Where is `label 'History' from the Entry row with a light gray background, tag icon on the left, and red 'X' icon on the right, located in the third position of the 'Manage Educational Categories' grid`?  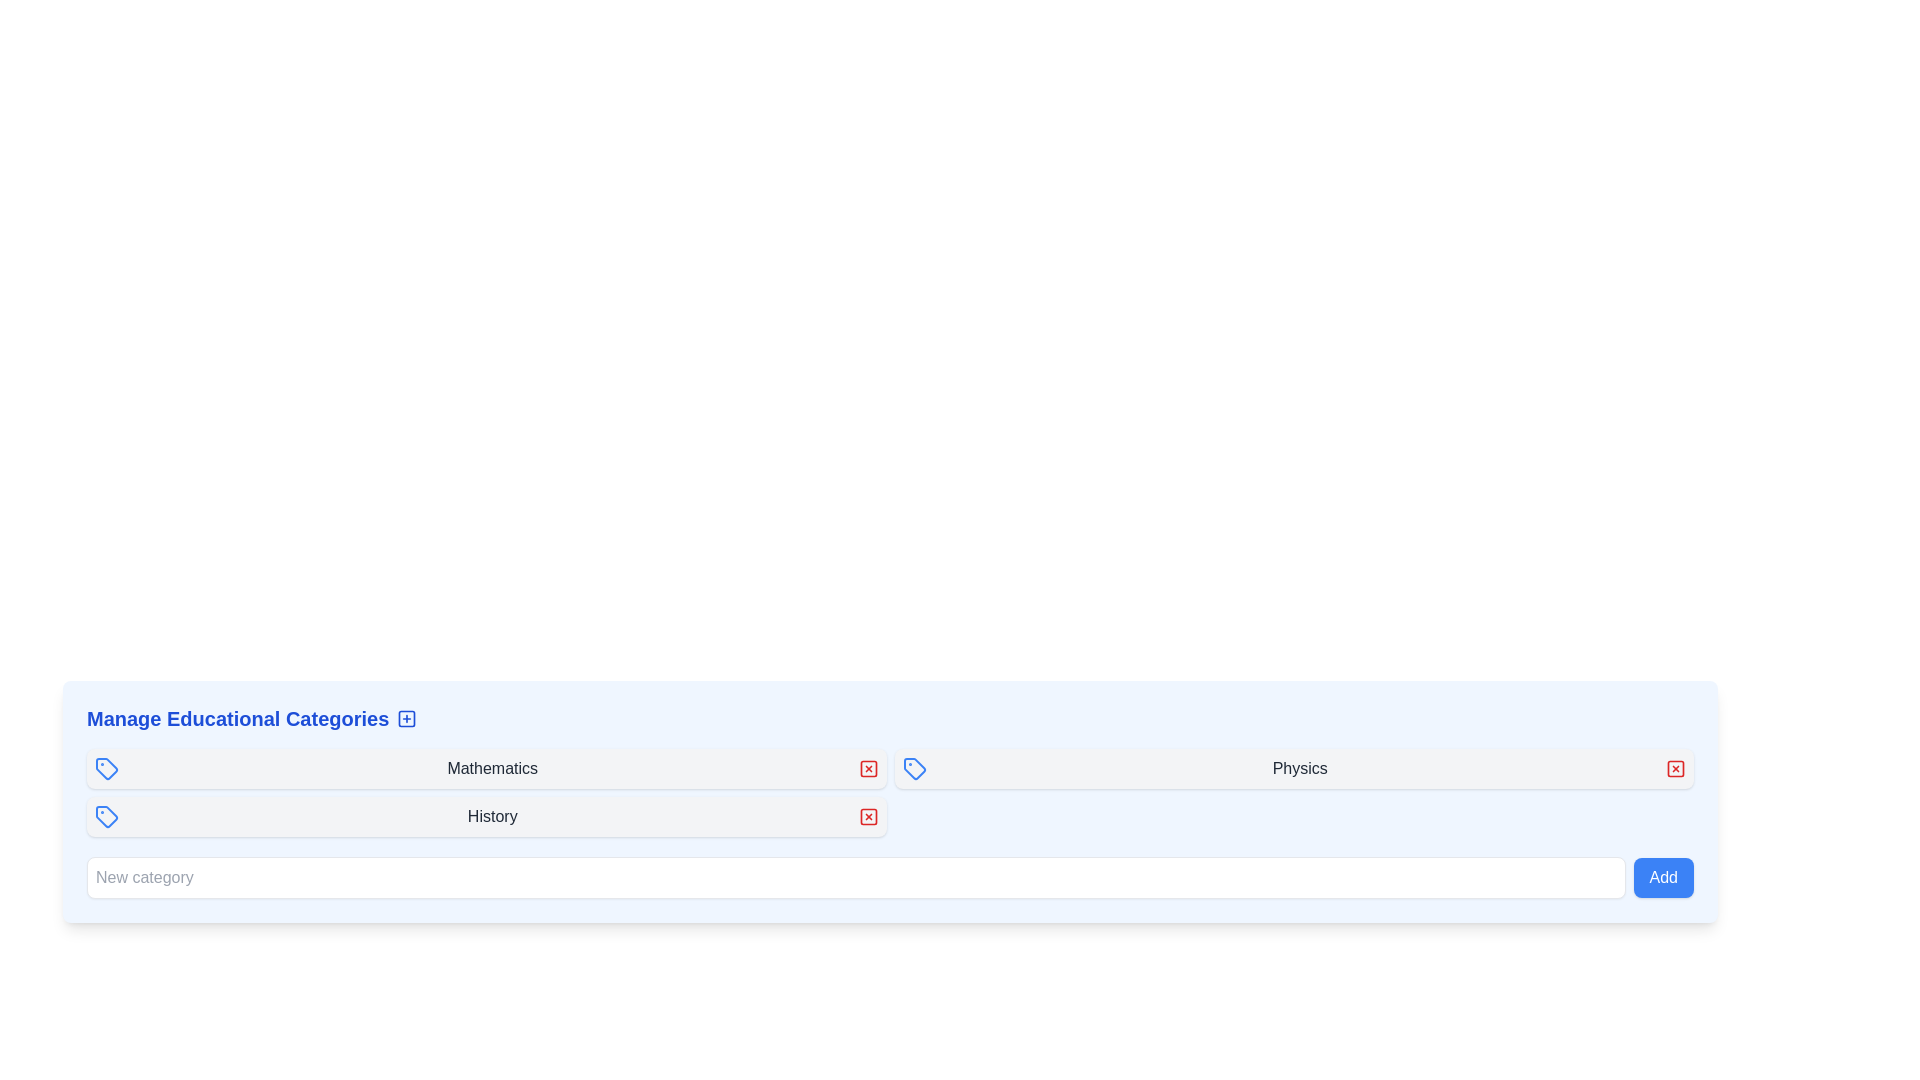 label 'History' from the Entry row with a light gray background, tag icon on the left, and red 'X' icon on the right, located in the third position of the 'Manage Educational Categories' grid is located at coordinates (486, 817).